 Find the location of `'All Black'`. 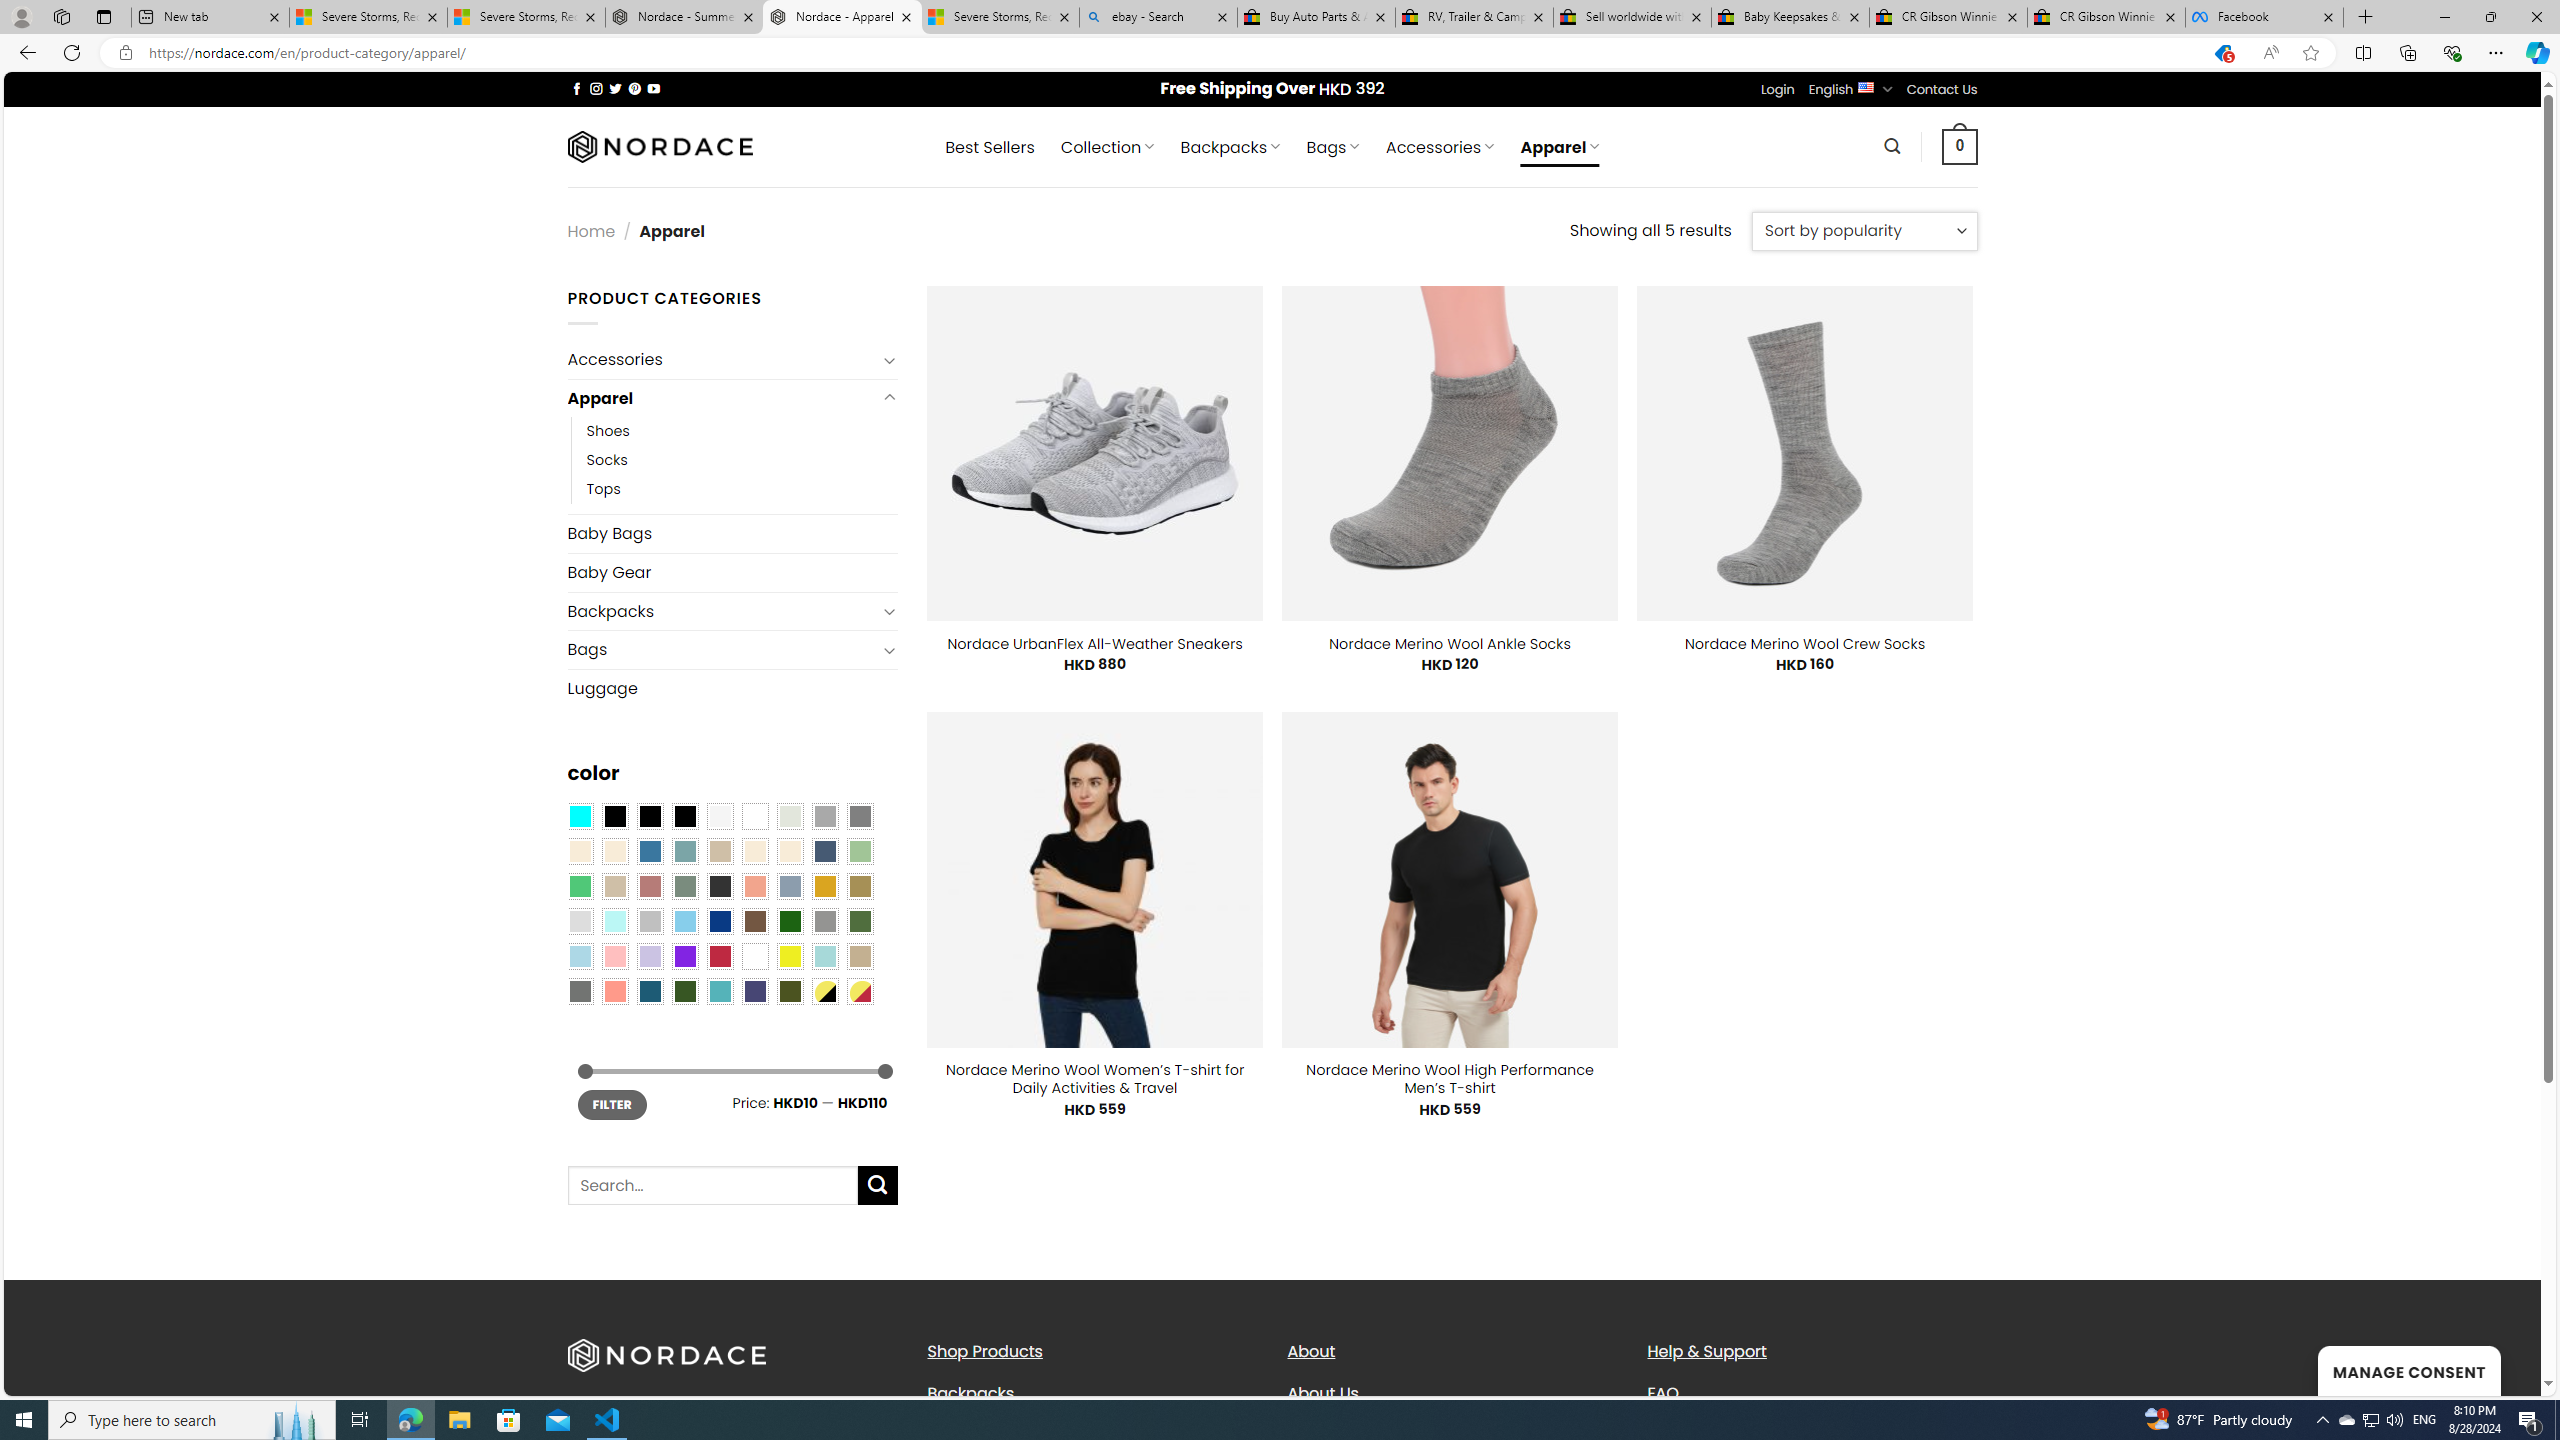

'All Black' is located at coordinates (613, 815).